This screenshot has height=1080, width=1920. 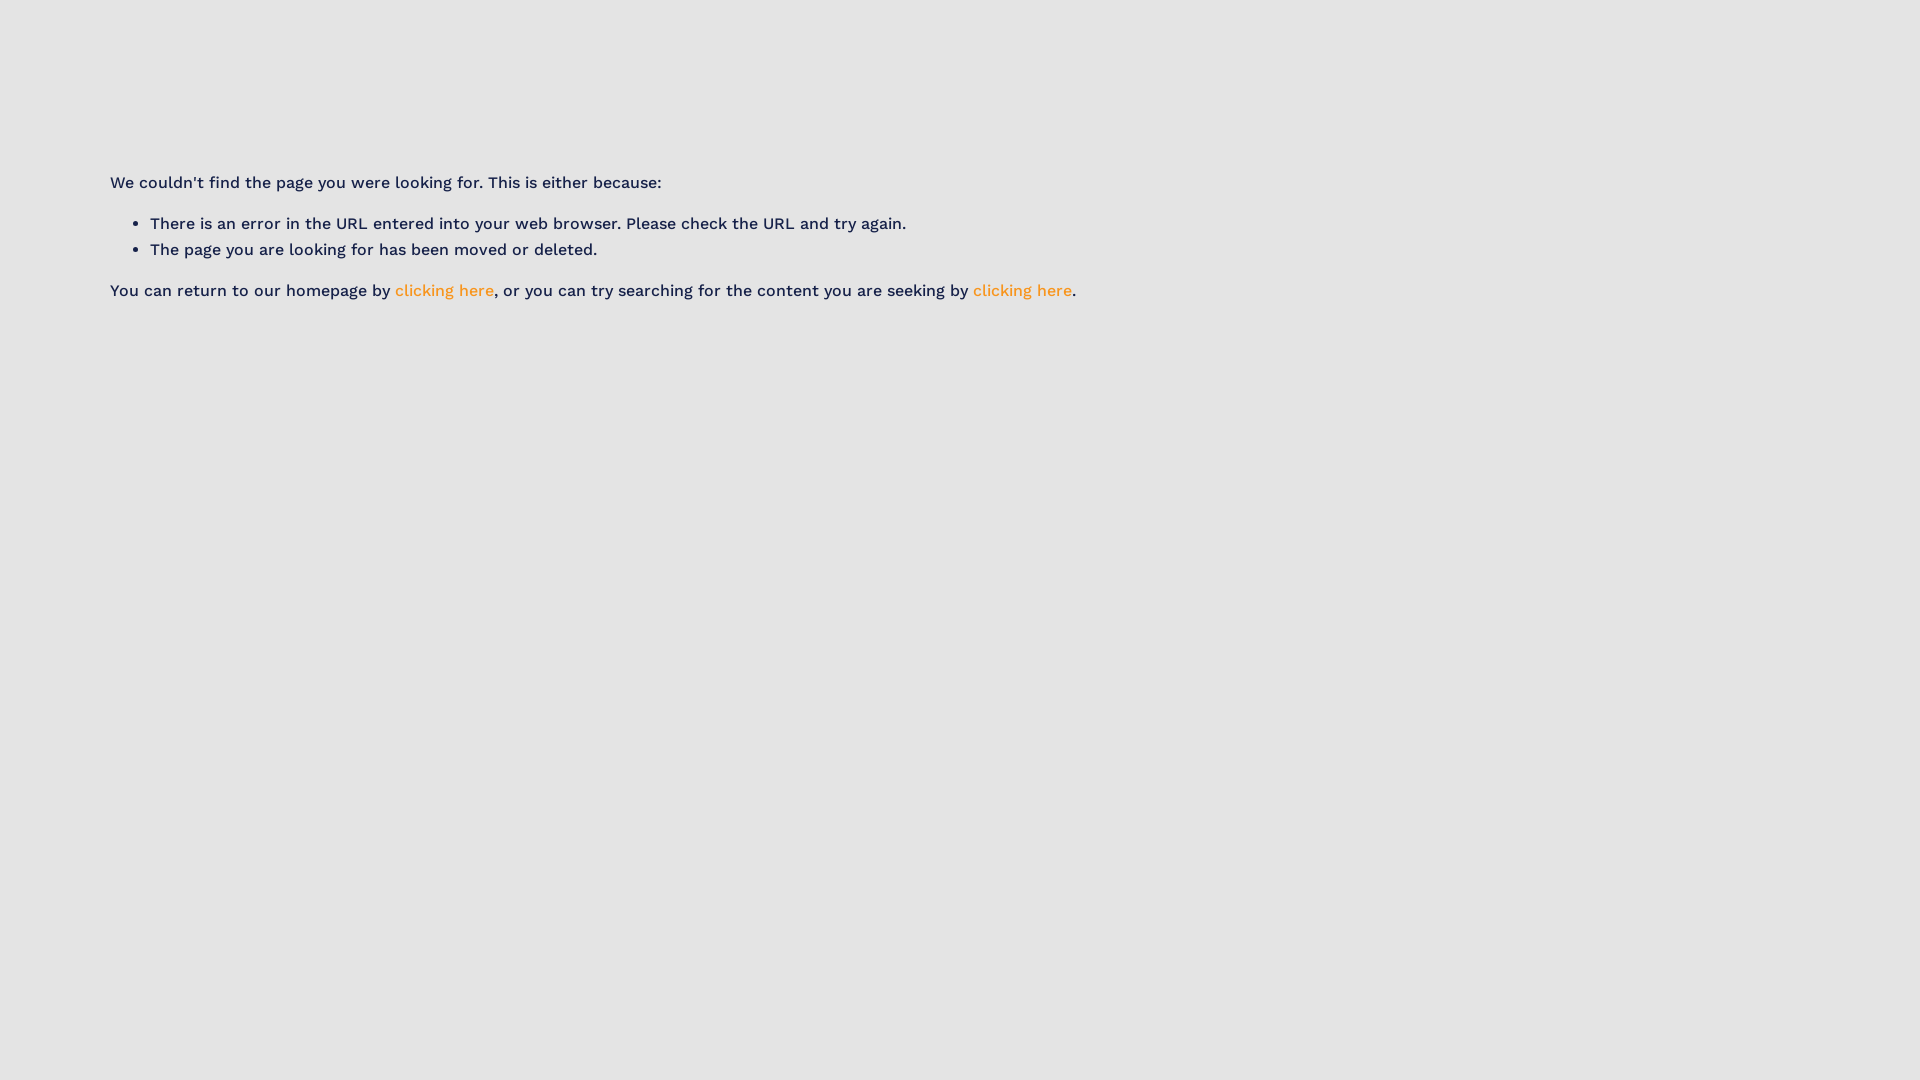 I want to click on 'clicking here', so click(x=394, y=290).